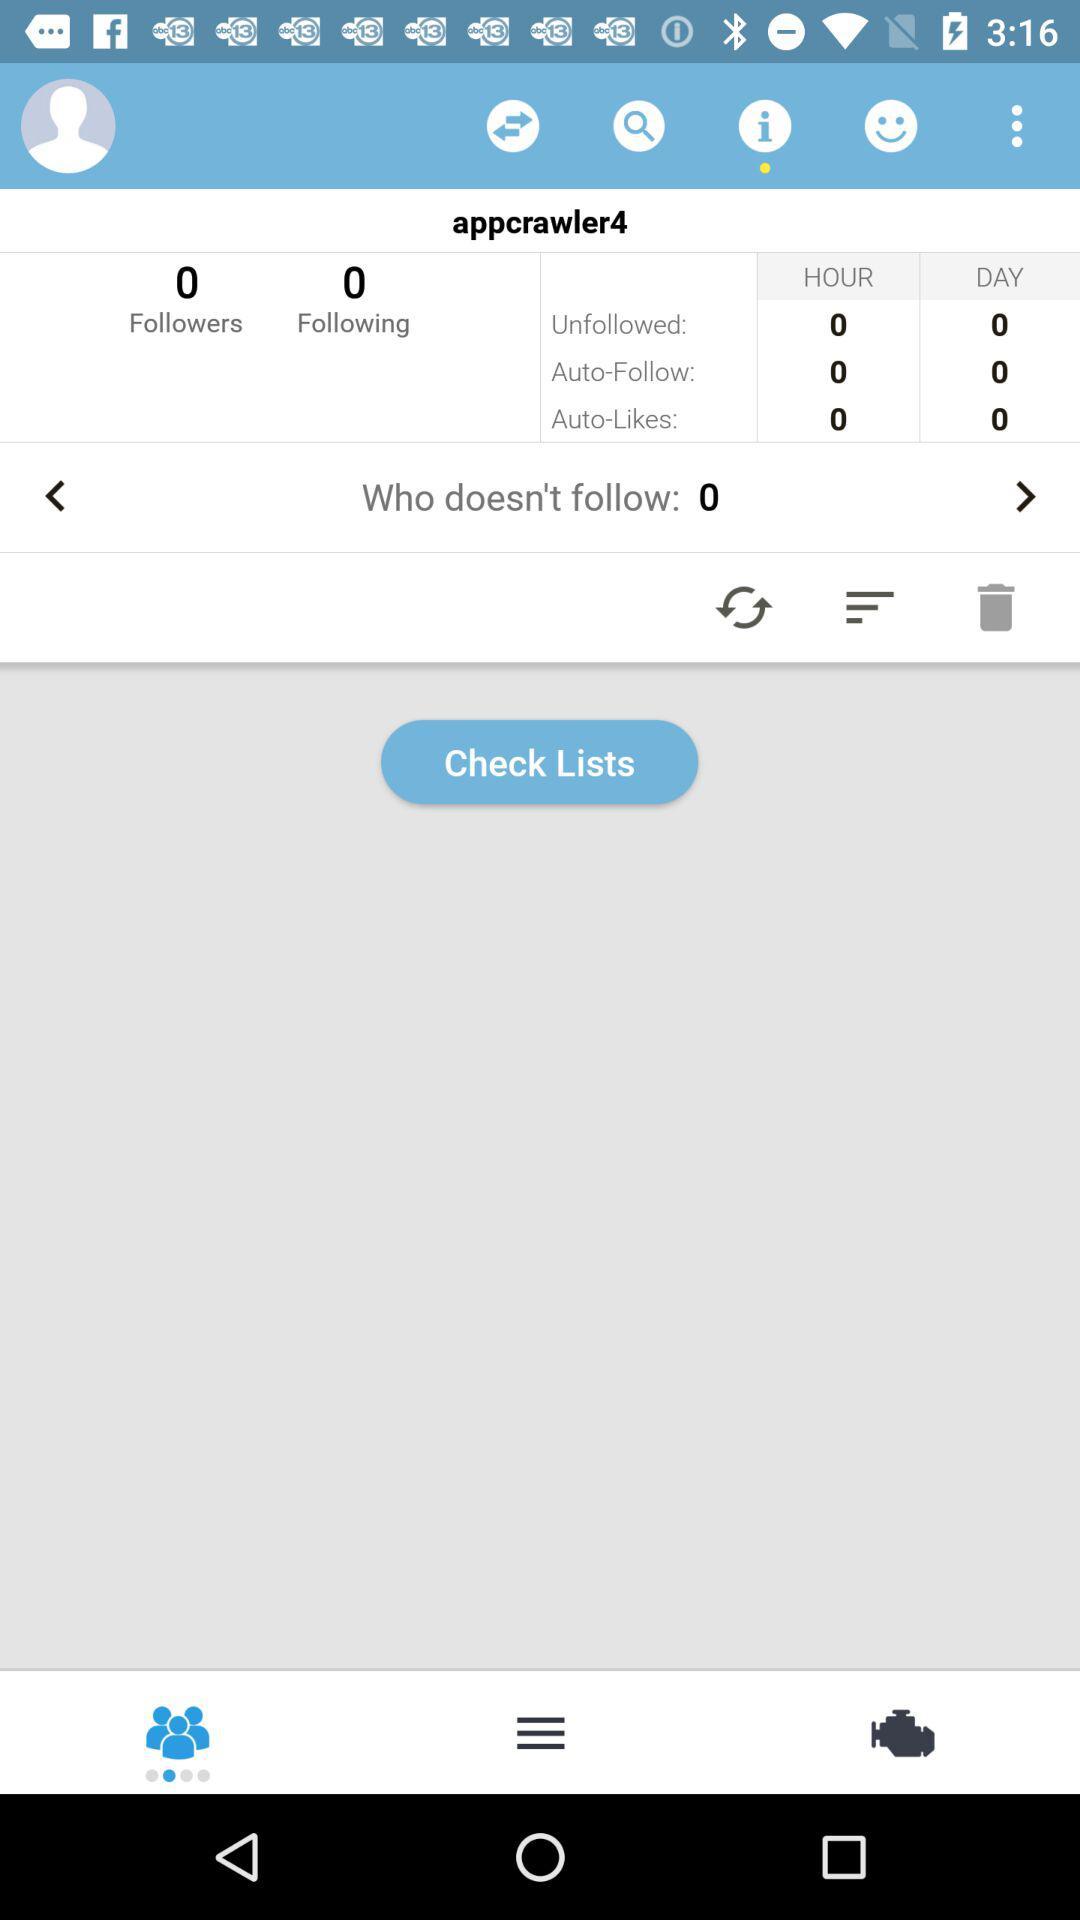 Image resolution: width=1080 pixels, height=1920 pixels. What do you see at coordinates (744, 606) in the screenshot?
I see `the refresh icon` at bounding box center [744, 606].